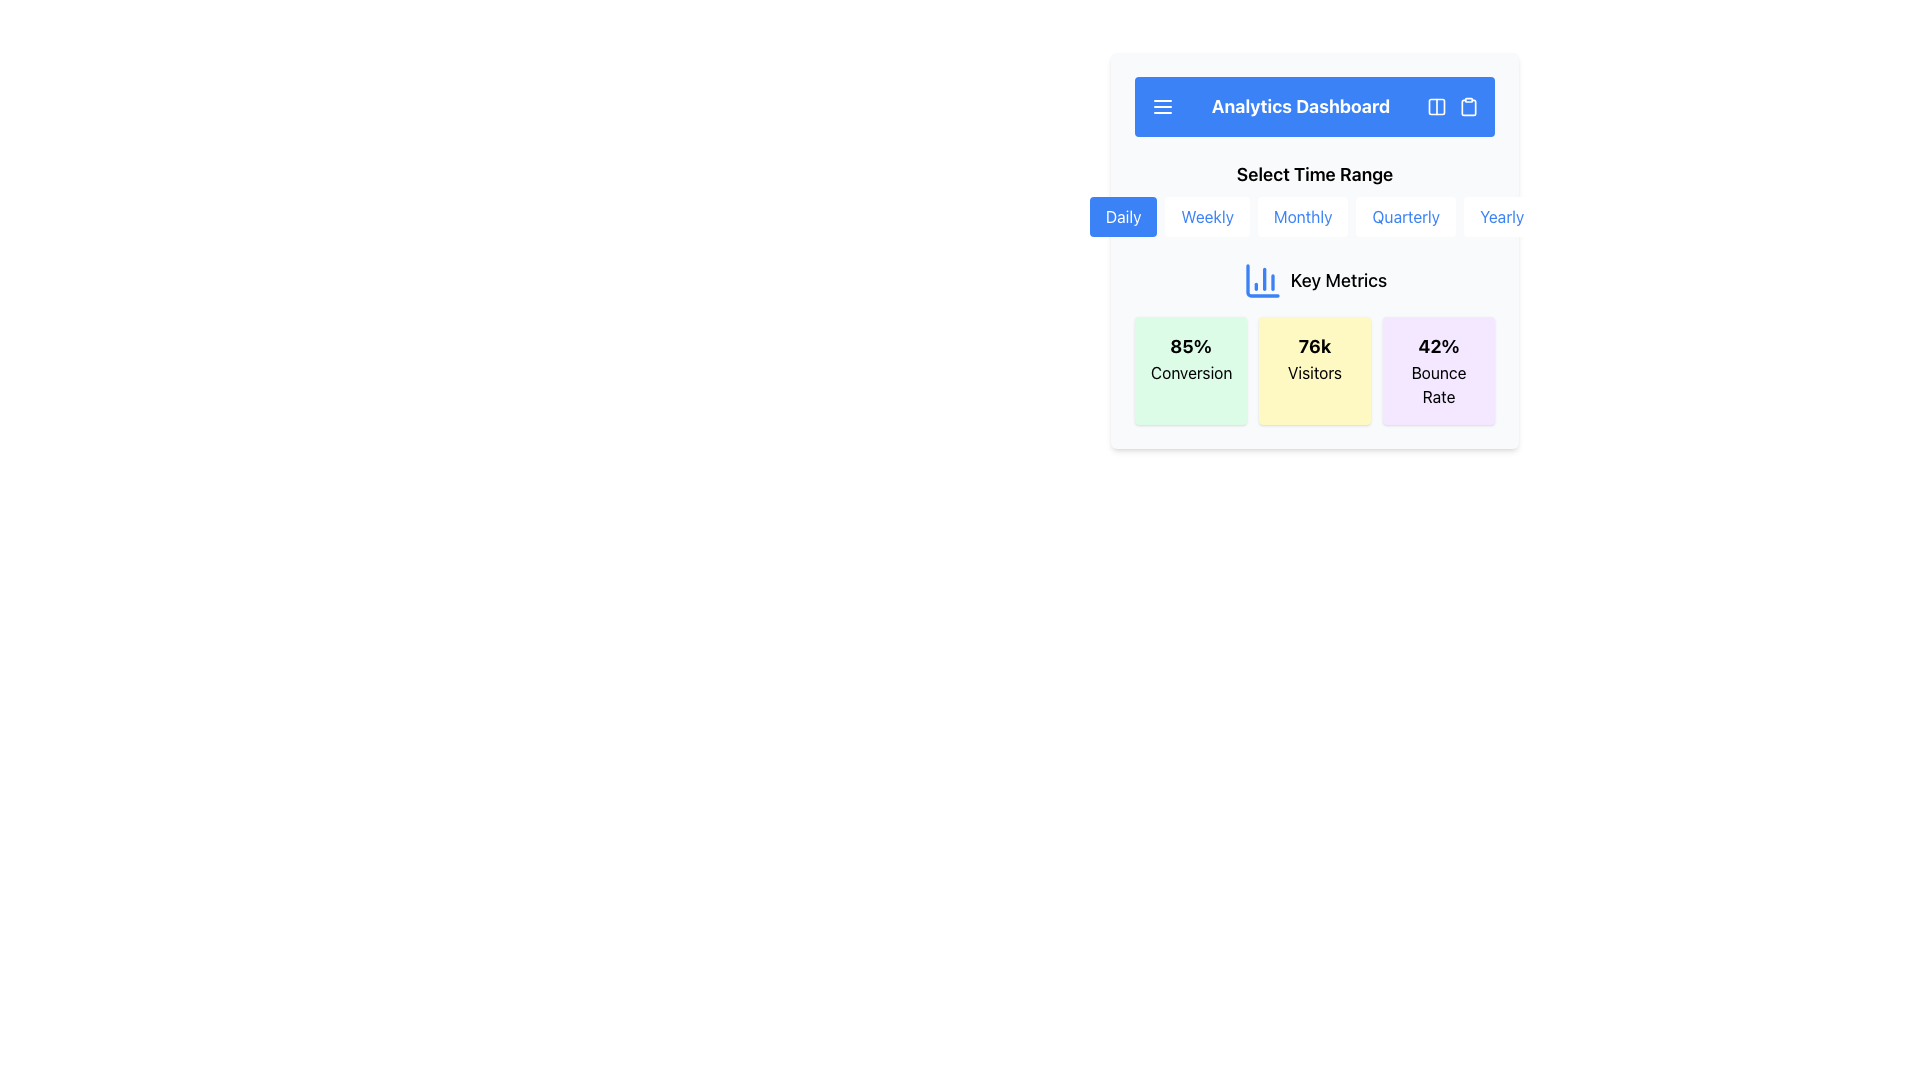  What do you see at coordinates (1190, 370) in the screenshot?
I see `the '85% Conversion' statistical display located in the 'Key Metrics' section of the dashboard, which is the leftmost of three similar elements` at bounding box center [1190, 370].